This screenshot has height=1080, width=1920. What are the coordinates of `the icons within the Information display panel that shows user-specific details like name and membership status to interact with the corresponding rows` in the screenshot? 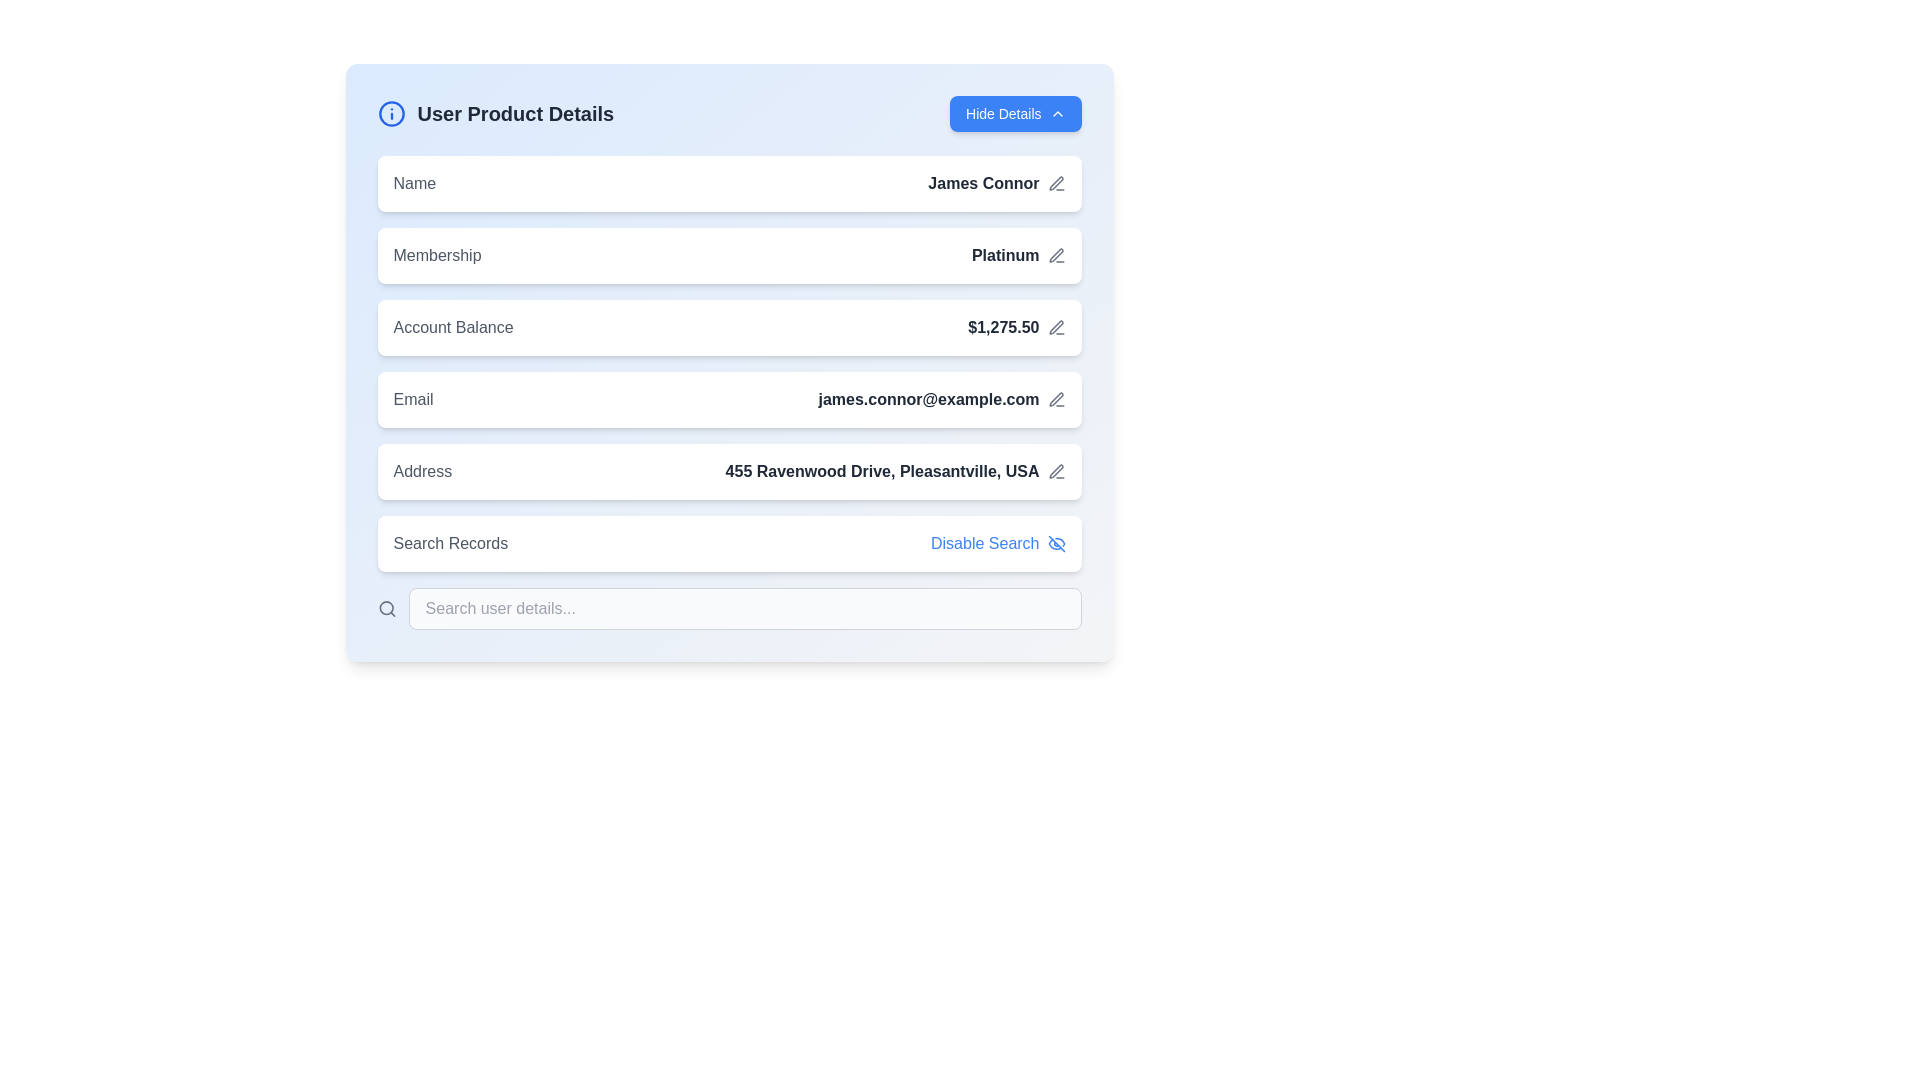 It's located at (728, 393).